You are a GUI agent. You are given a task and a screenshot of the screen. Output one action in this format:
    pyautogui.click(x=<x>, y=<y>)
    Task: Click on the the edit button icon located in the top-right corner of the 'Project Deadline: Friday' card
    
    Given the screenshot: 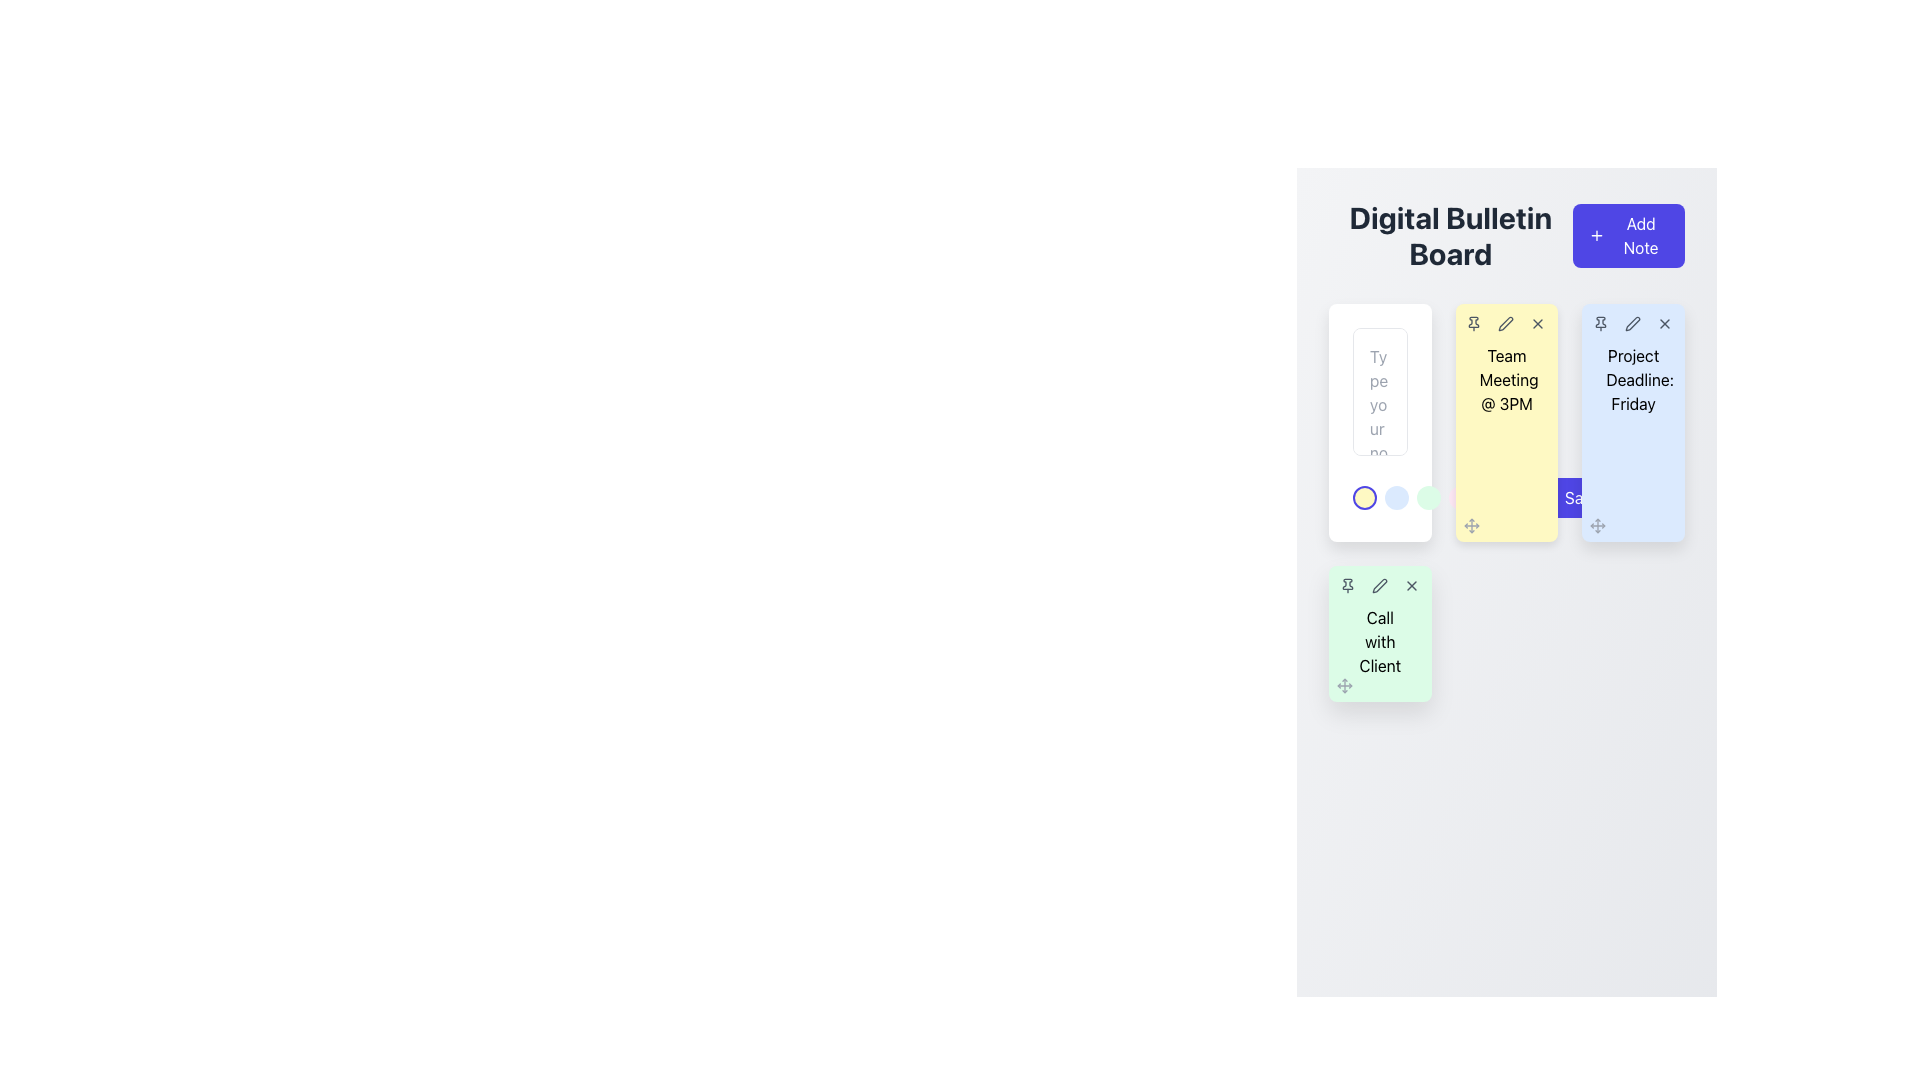 What is the action you would take?
    pyautogui.click(x=1632, y=323)
    